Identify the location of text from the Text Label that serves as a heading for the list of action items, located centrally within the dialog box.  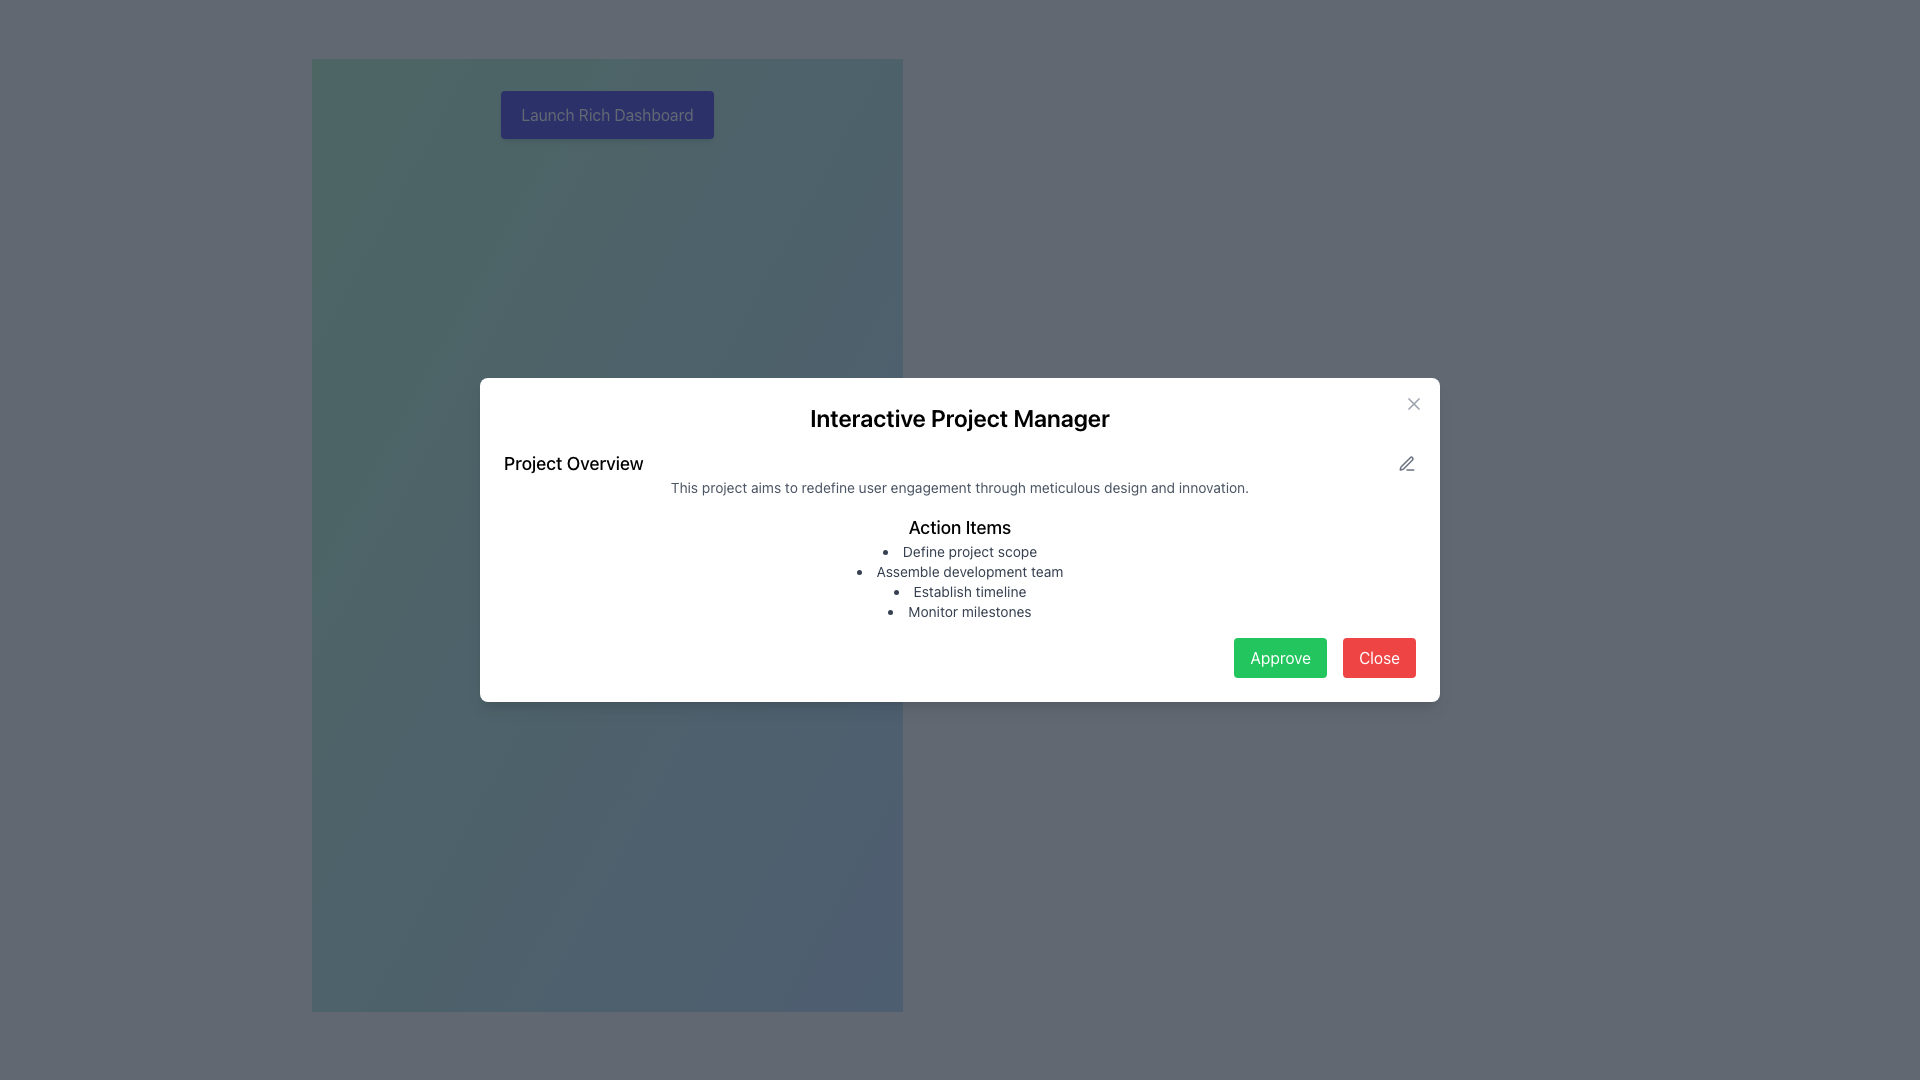
(960, 527).